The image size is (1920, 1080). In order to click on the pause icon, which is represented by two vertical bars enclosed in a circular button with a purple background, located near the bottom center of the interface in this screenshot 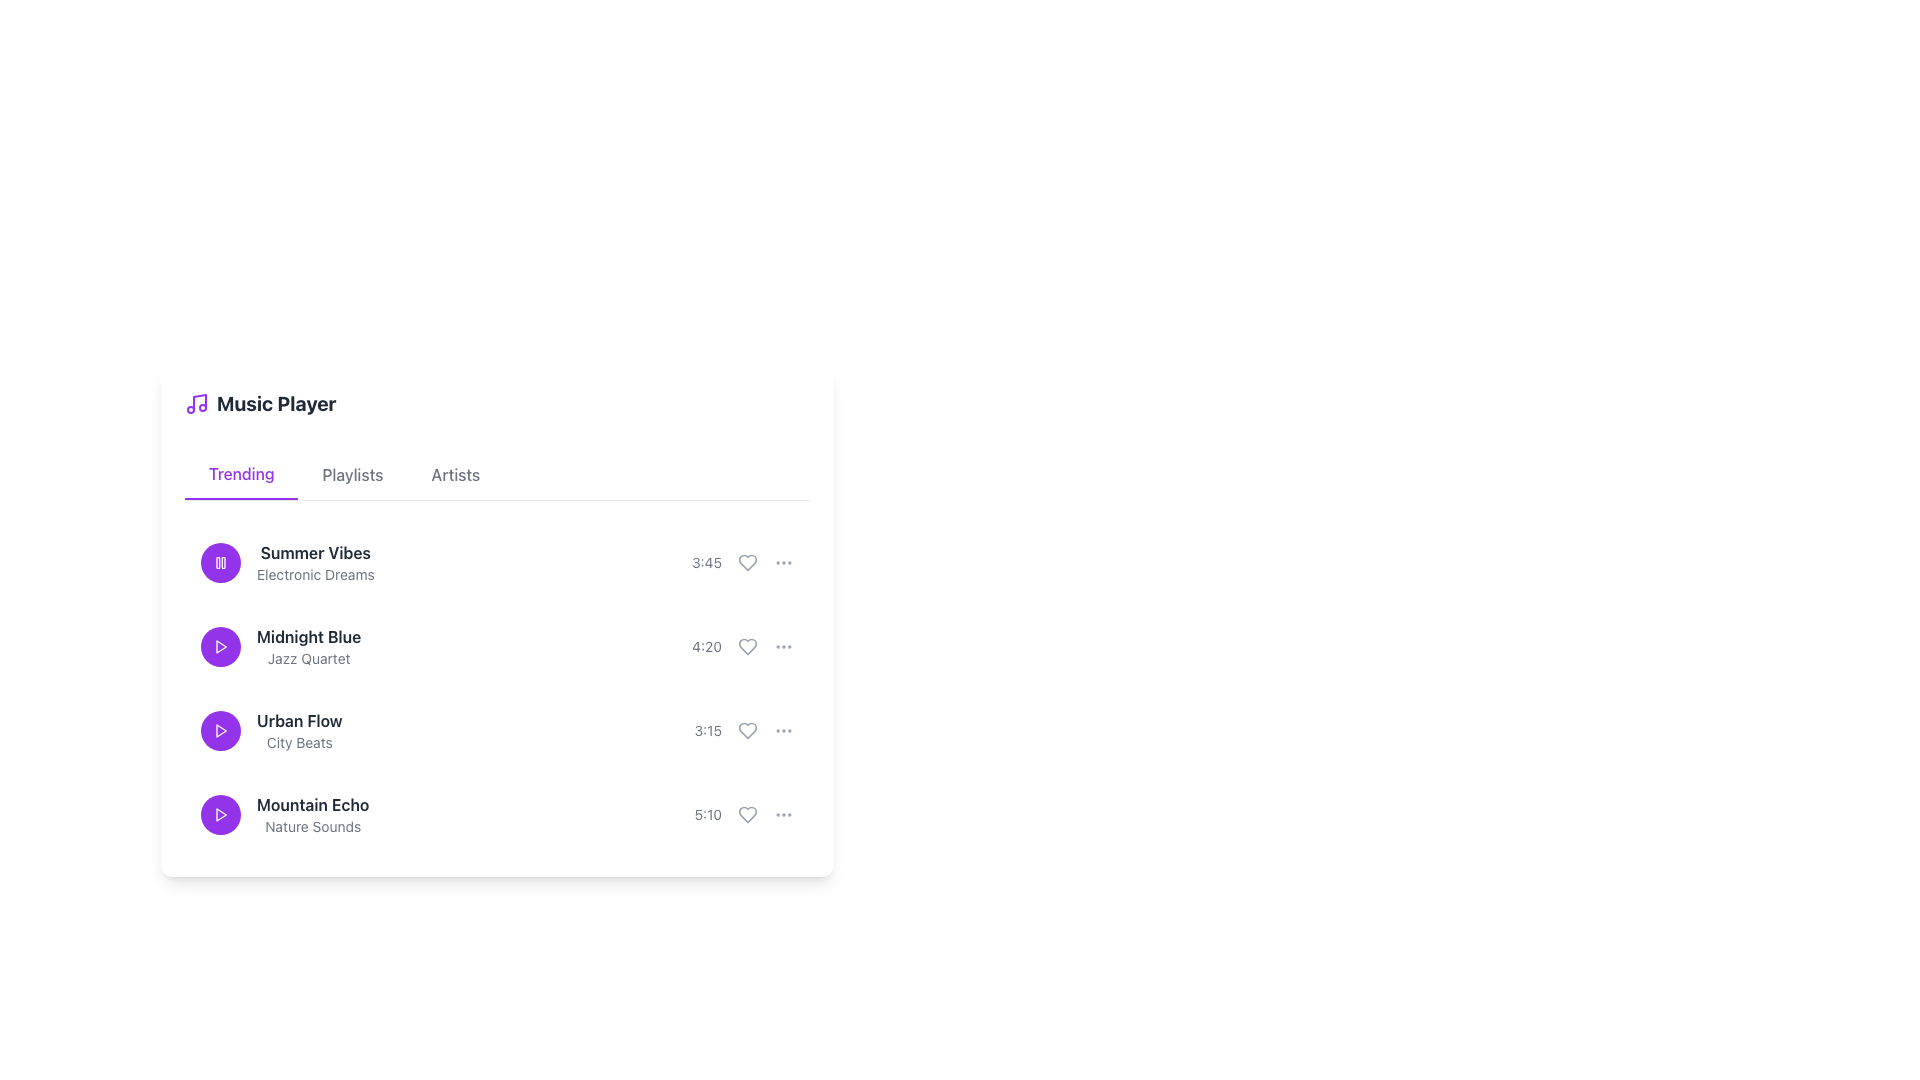, I will do `click(220, 563)`.